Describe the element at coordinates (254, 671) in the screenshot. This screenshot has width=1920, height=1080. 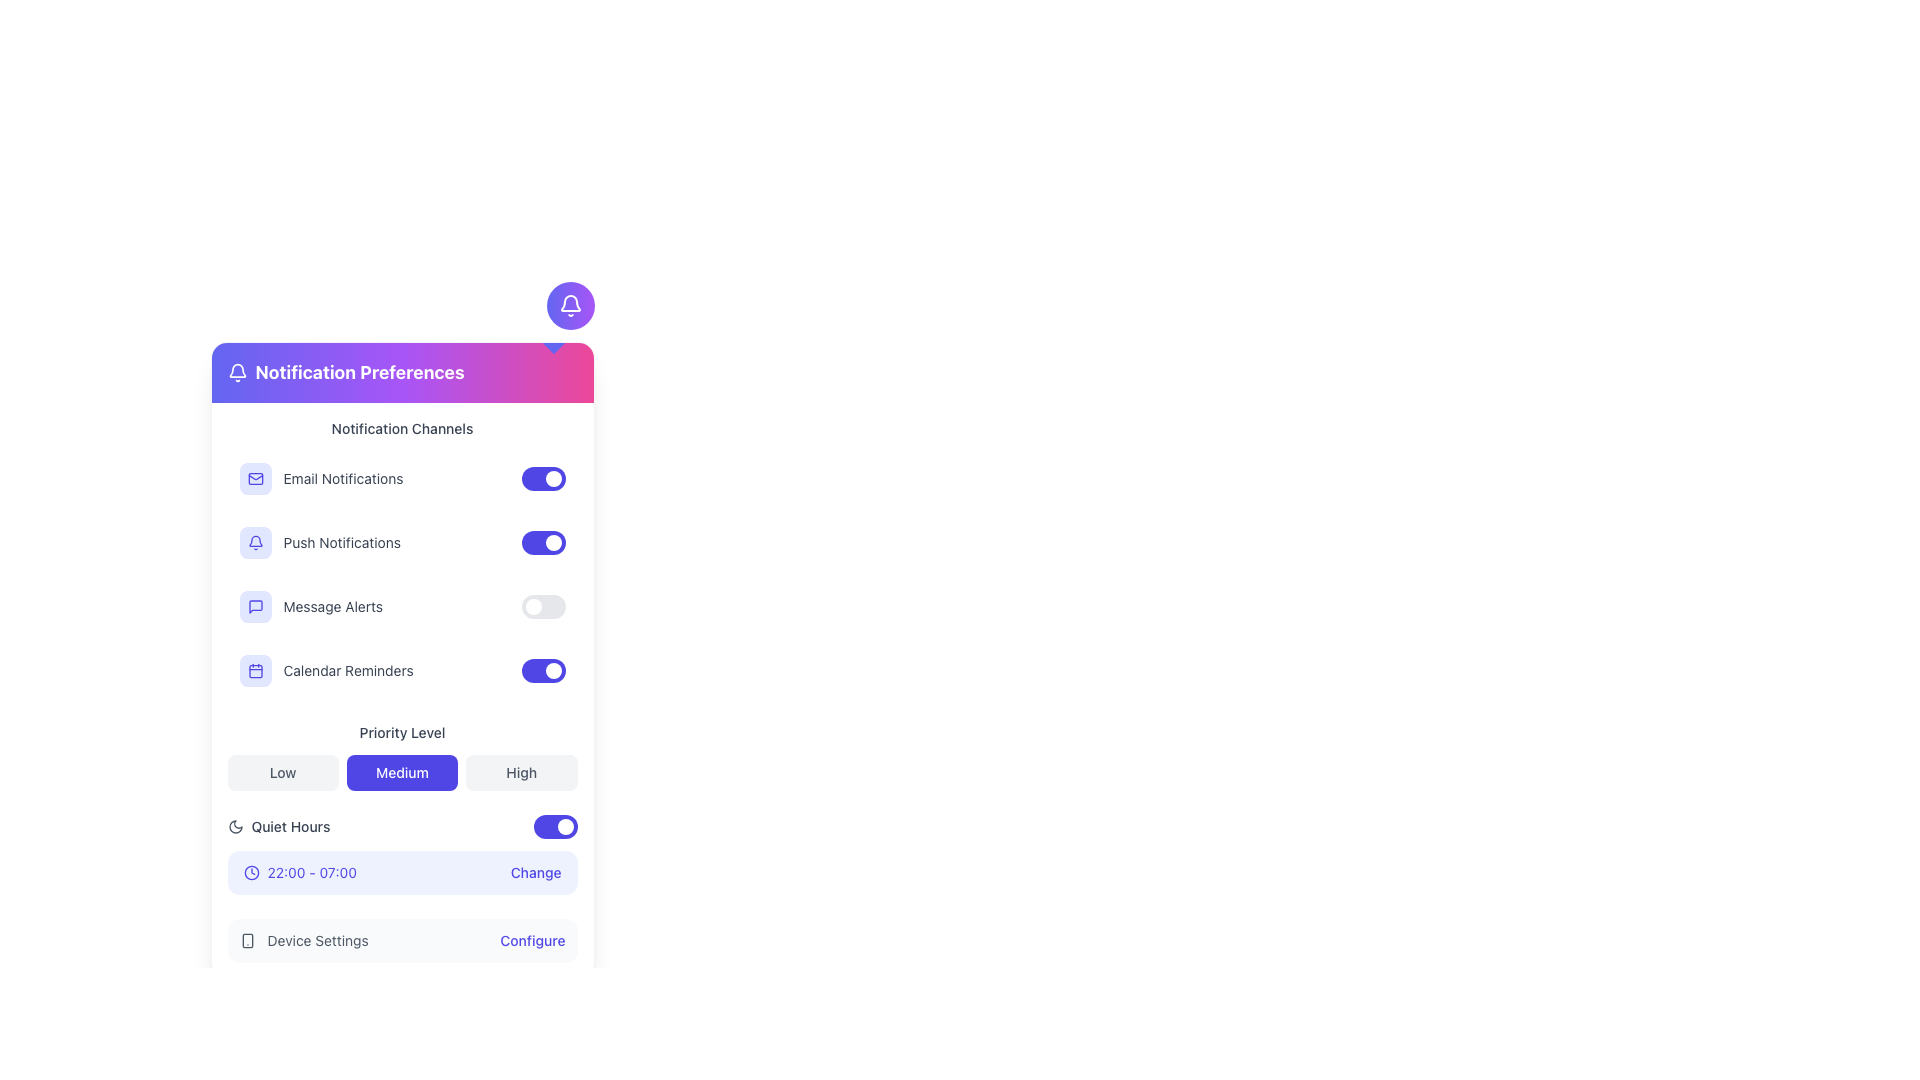
I see `the calendar notification icon, which is located in the fourth row of notification channels and has a rounded indigo-filled background, next to the 'Calendar Reminders' text label` at that location.